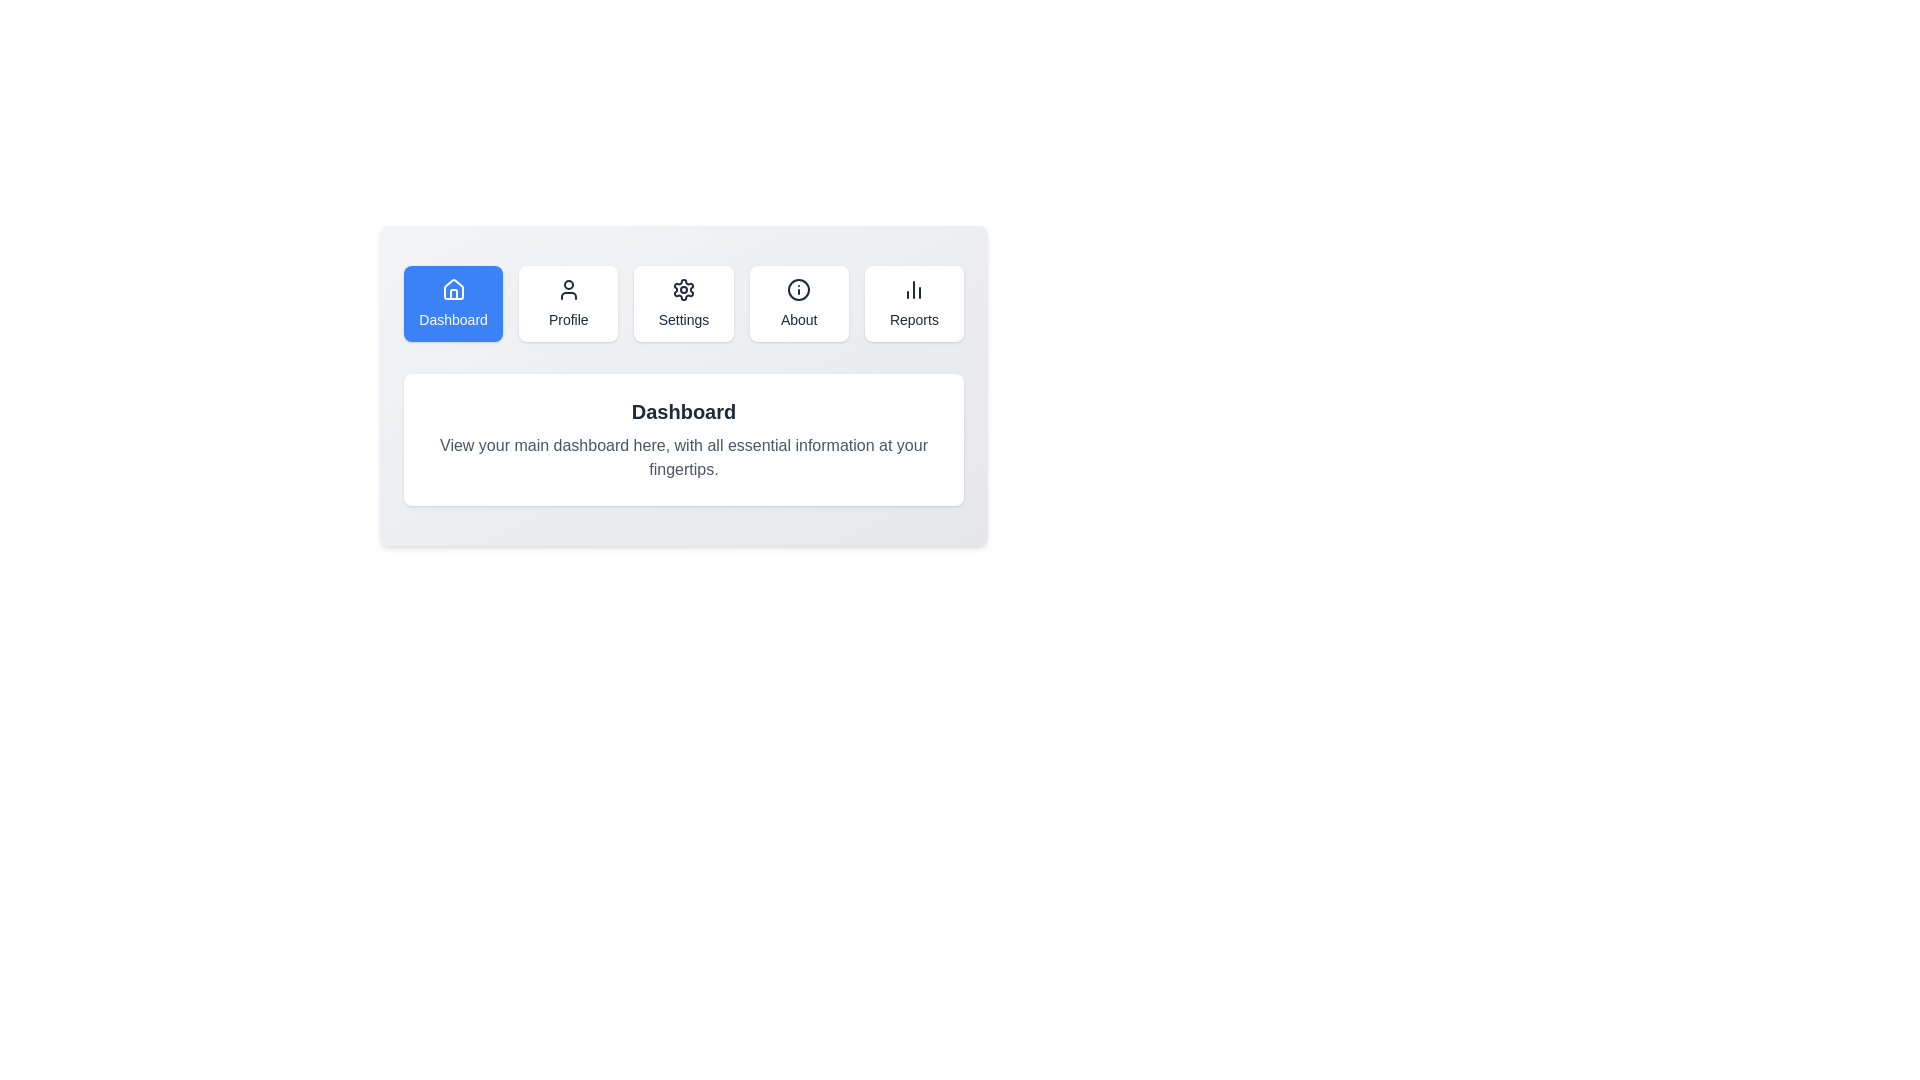 Image resolution: width=1920 pixels, height=1080 pixels. I want to click on the tab labeled Dashboard, so click(452, 304).